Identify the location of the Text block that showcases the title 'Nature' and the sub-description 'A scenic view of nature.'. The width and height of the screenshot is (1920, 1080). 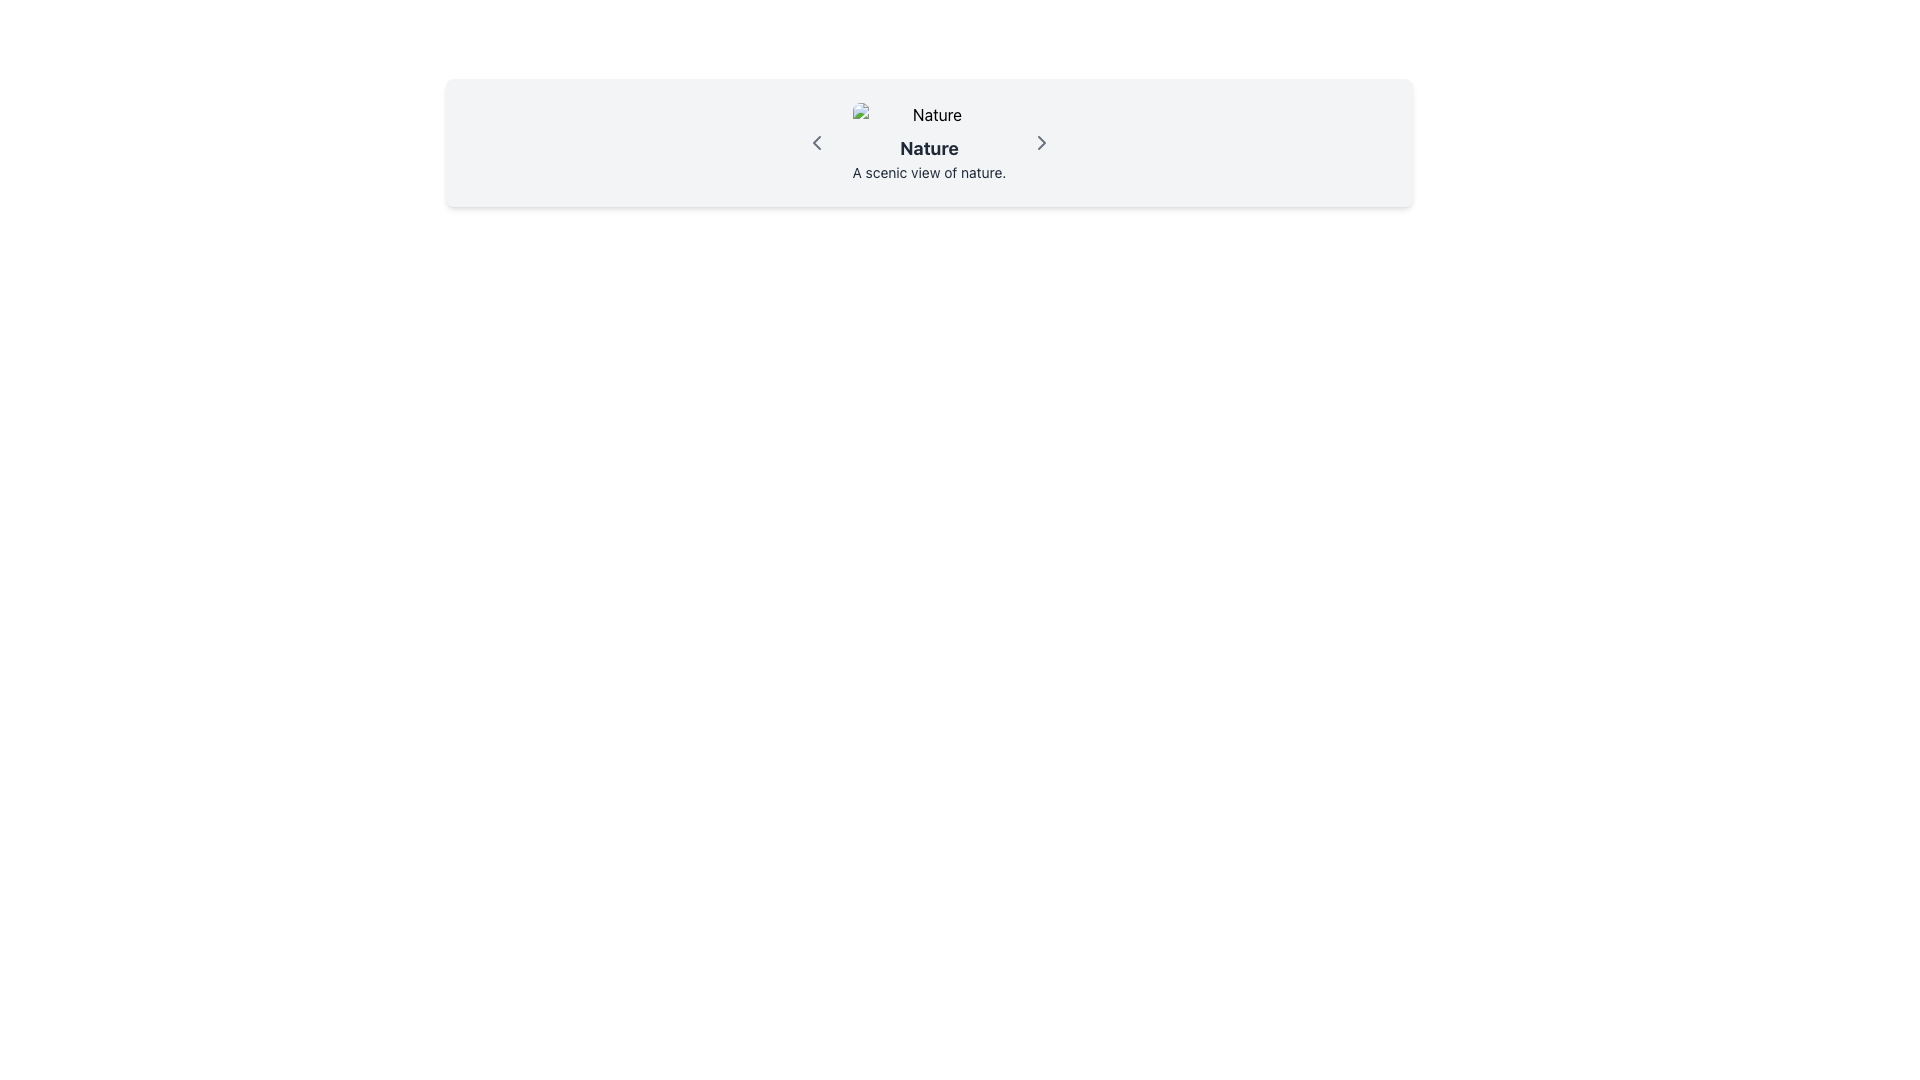
(928, 157).